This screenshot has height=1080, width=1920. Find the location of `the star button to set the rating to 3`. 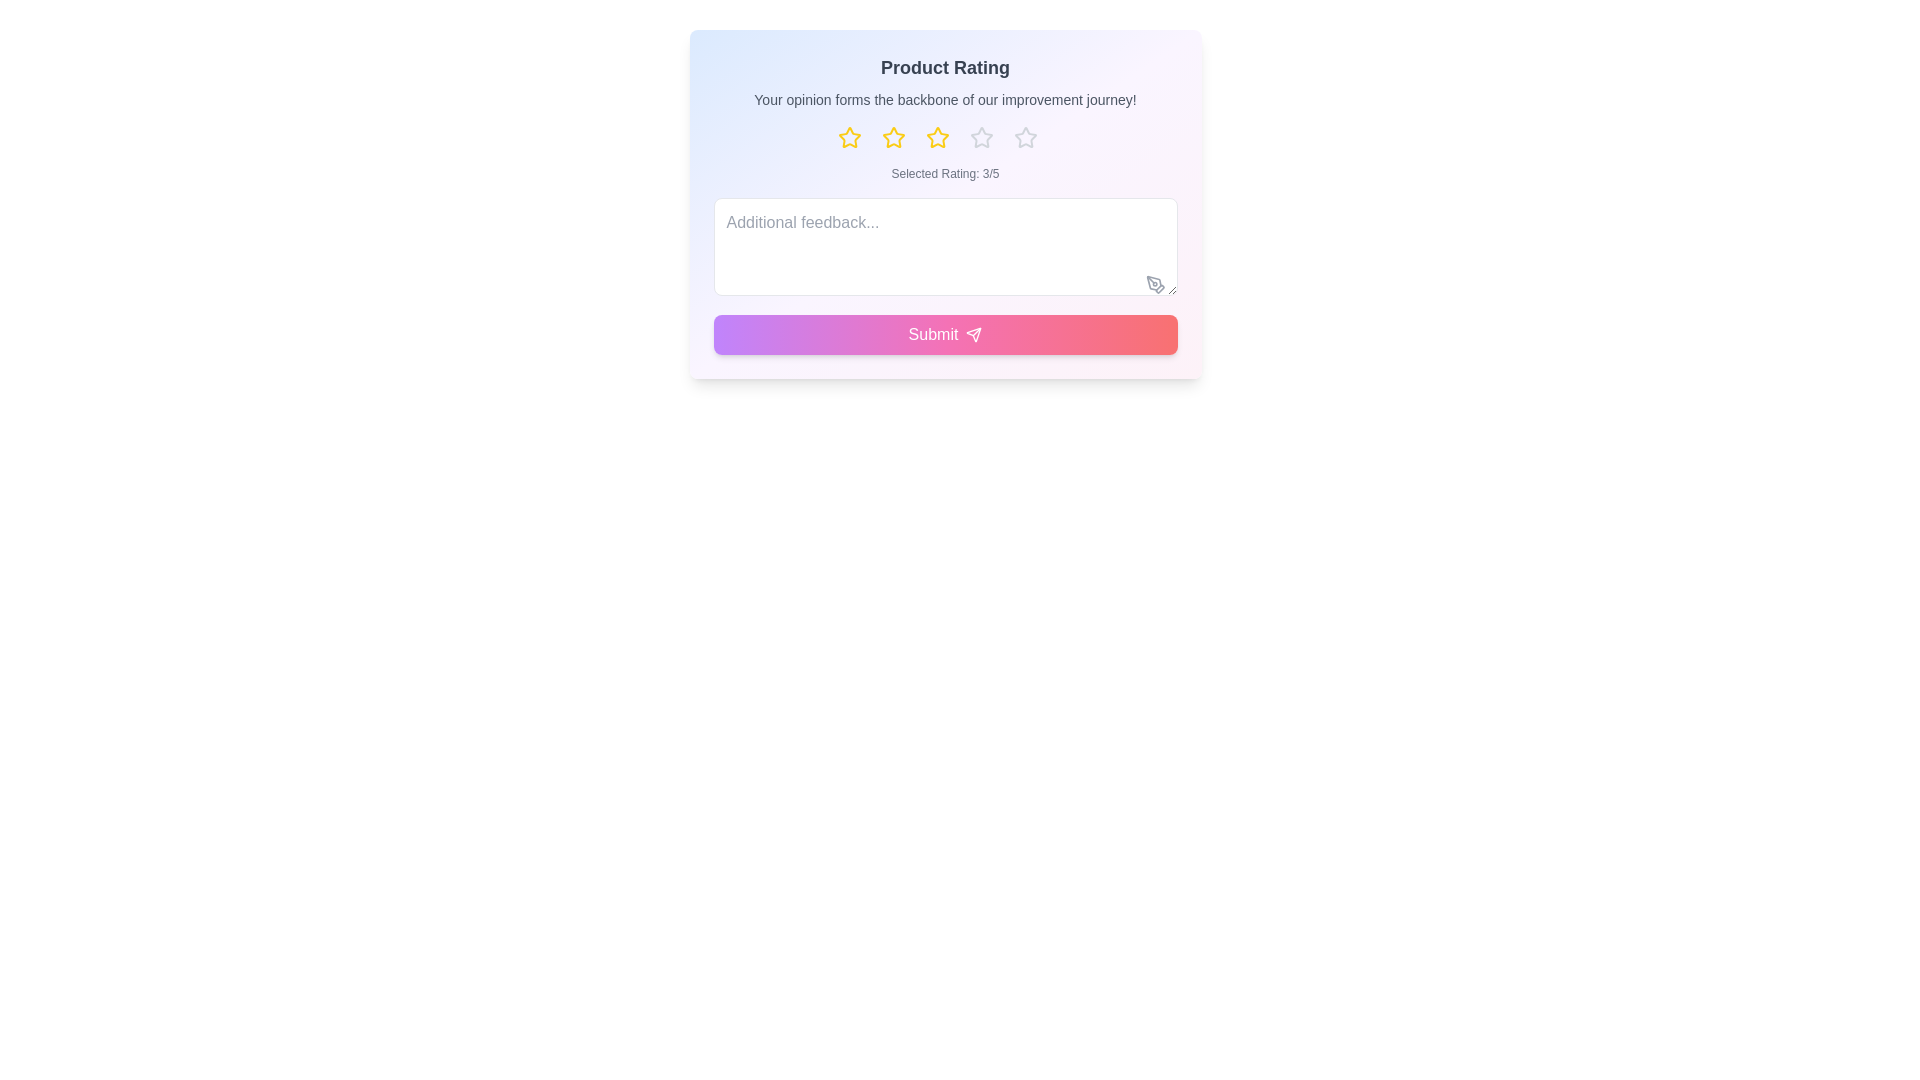

the star button to set the rating to 3 is located at coordinates (944, 137).